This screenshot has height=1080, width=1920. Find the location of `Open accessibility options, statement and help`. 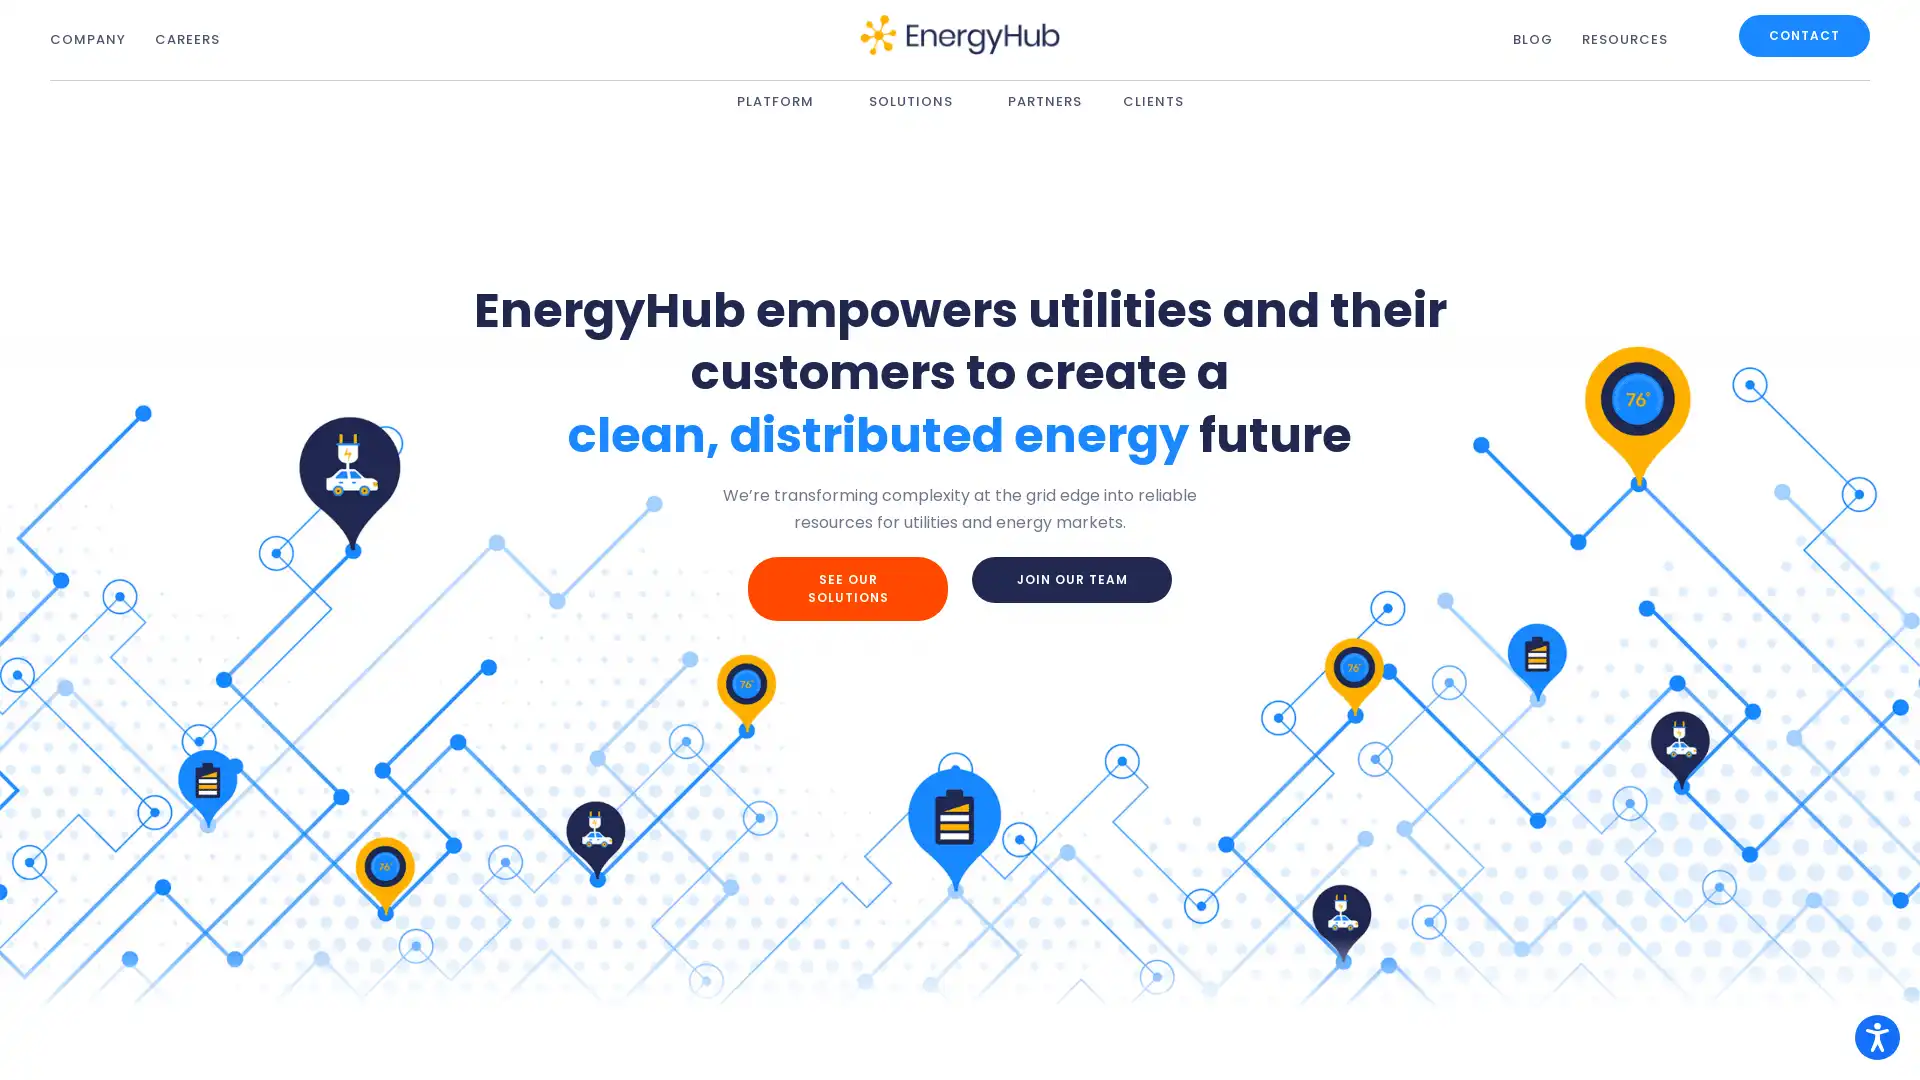

Open accessibility options, statement and help is located at coordinates (1876, 1036).